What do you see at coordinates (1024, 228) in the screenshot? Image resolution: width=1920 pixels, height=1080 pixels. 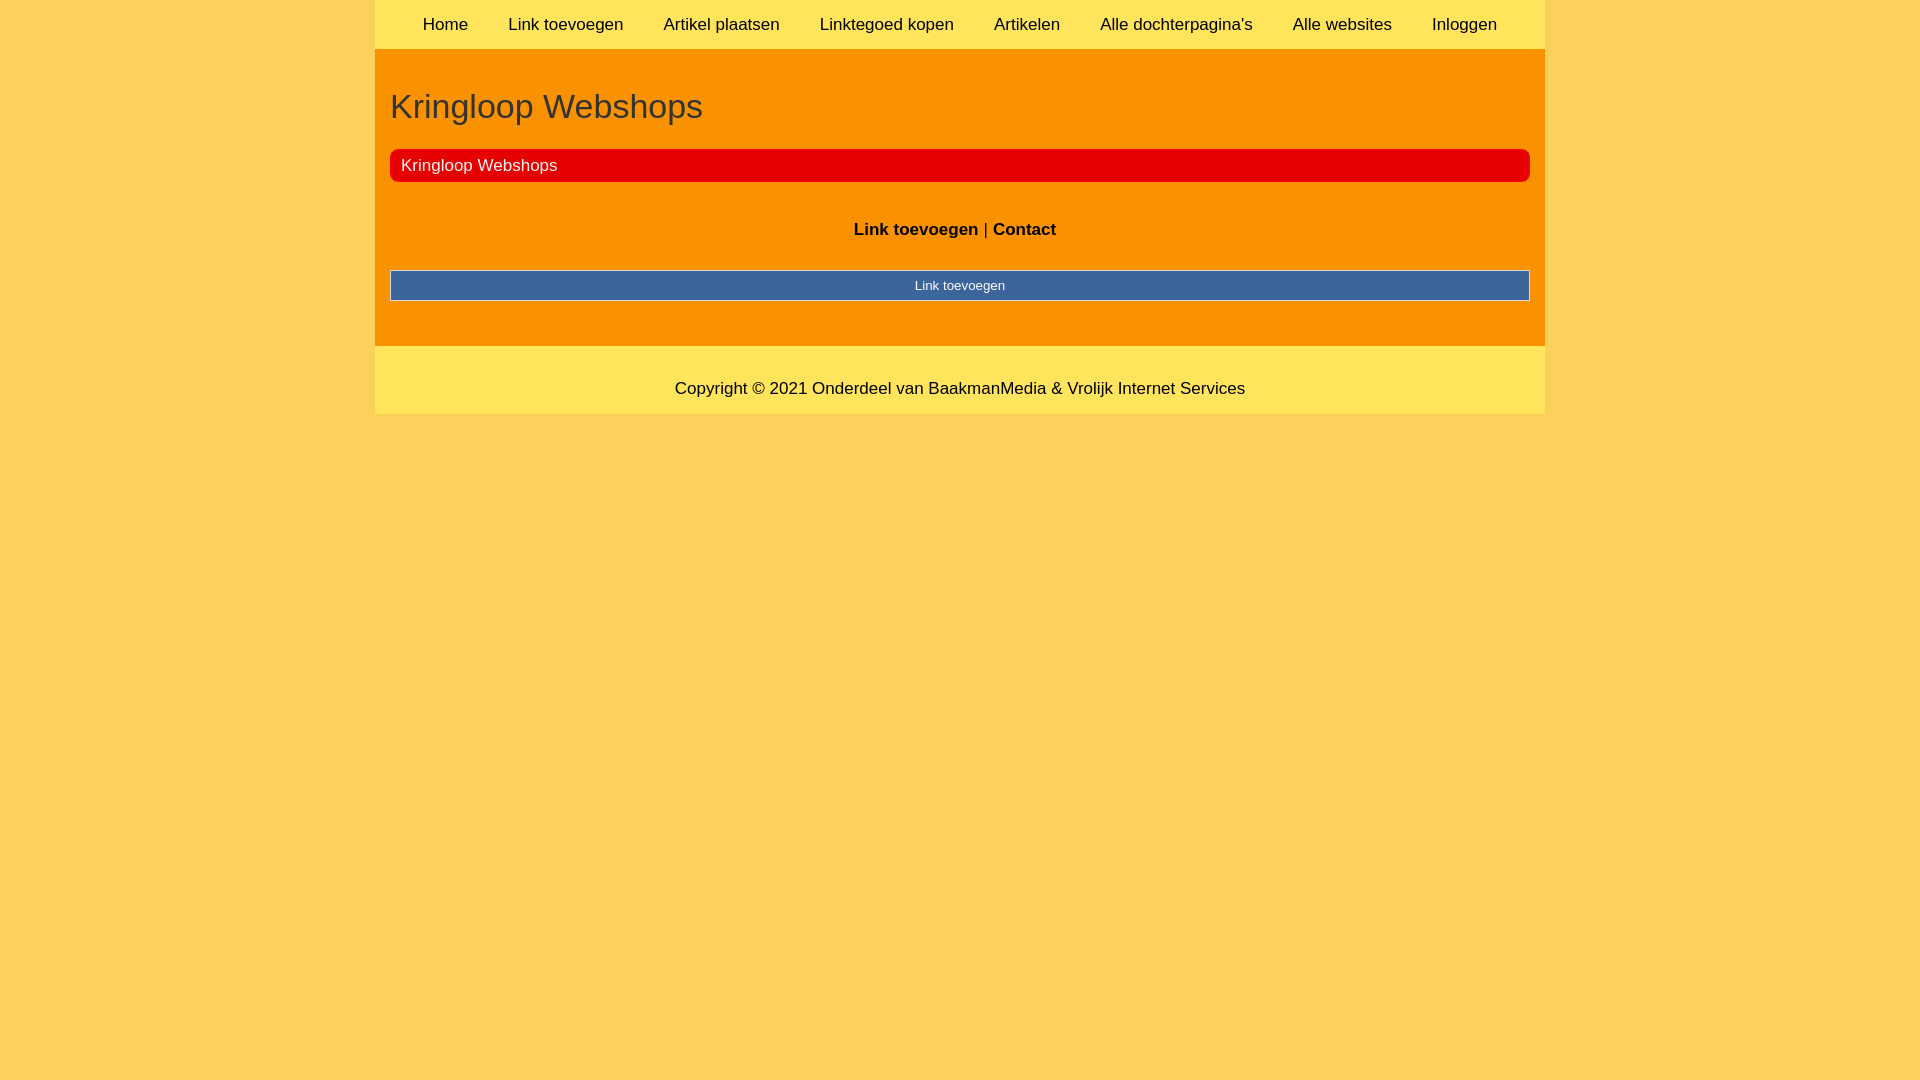 I see `'Contact'` at bounding box center [1024, 228].